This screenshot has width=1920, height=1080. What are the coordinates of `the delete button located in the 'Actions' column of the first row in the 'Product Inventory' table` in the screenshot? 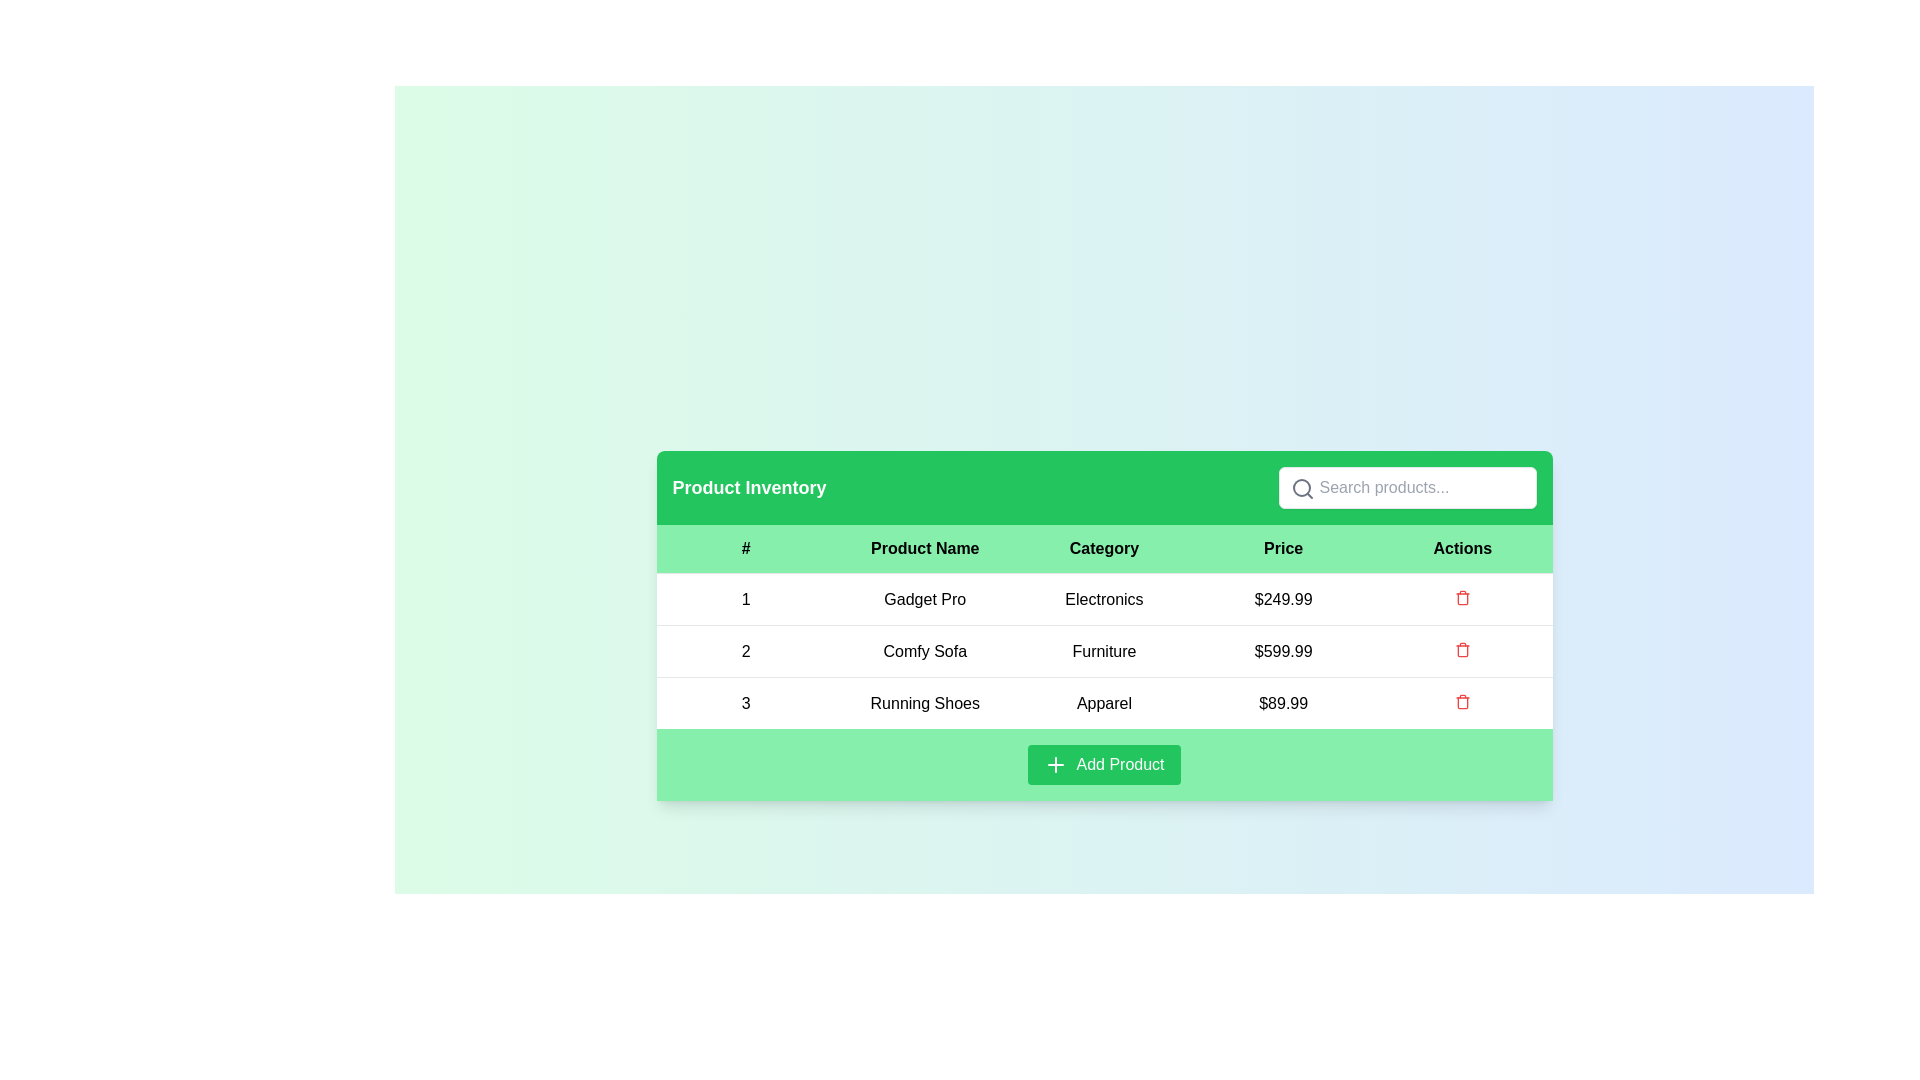 It's located at (1462, 596).